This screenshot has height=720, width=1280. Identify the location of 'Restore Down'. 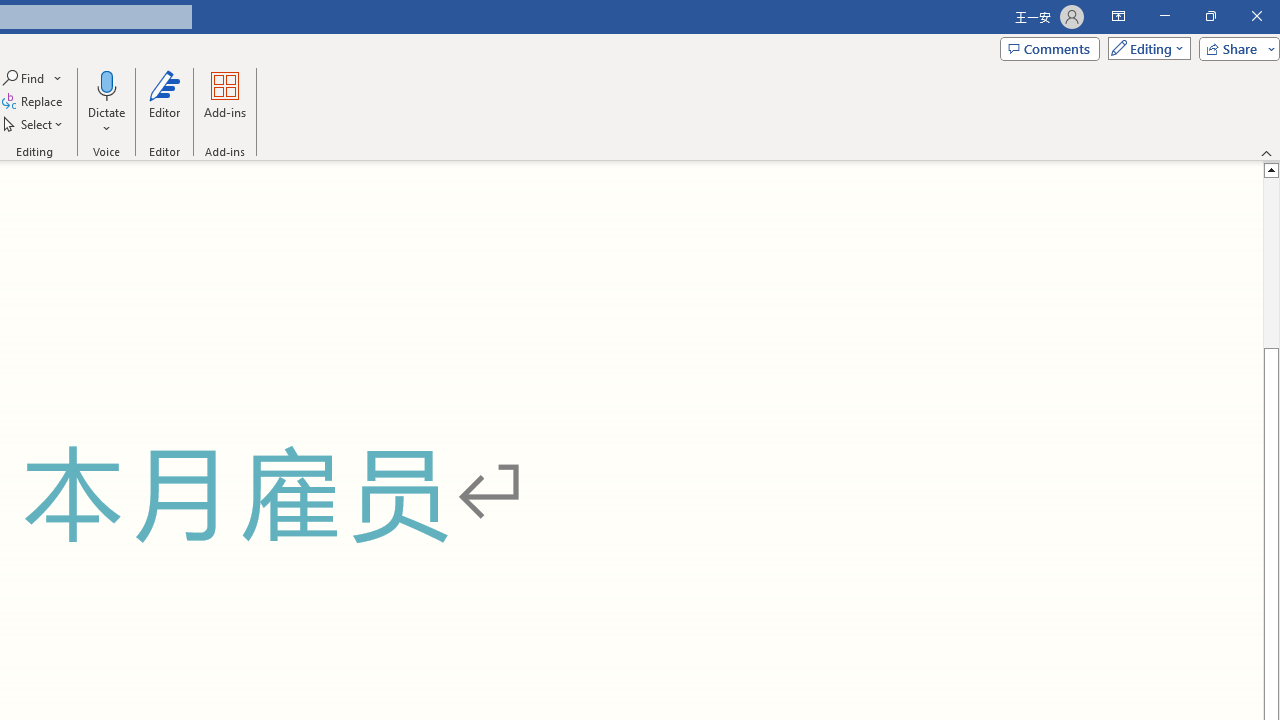
(1209, 16).